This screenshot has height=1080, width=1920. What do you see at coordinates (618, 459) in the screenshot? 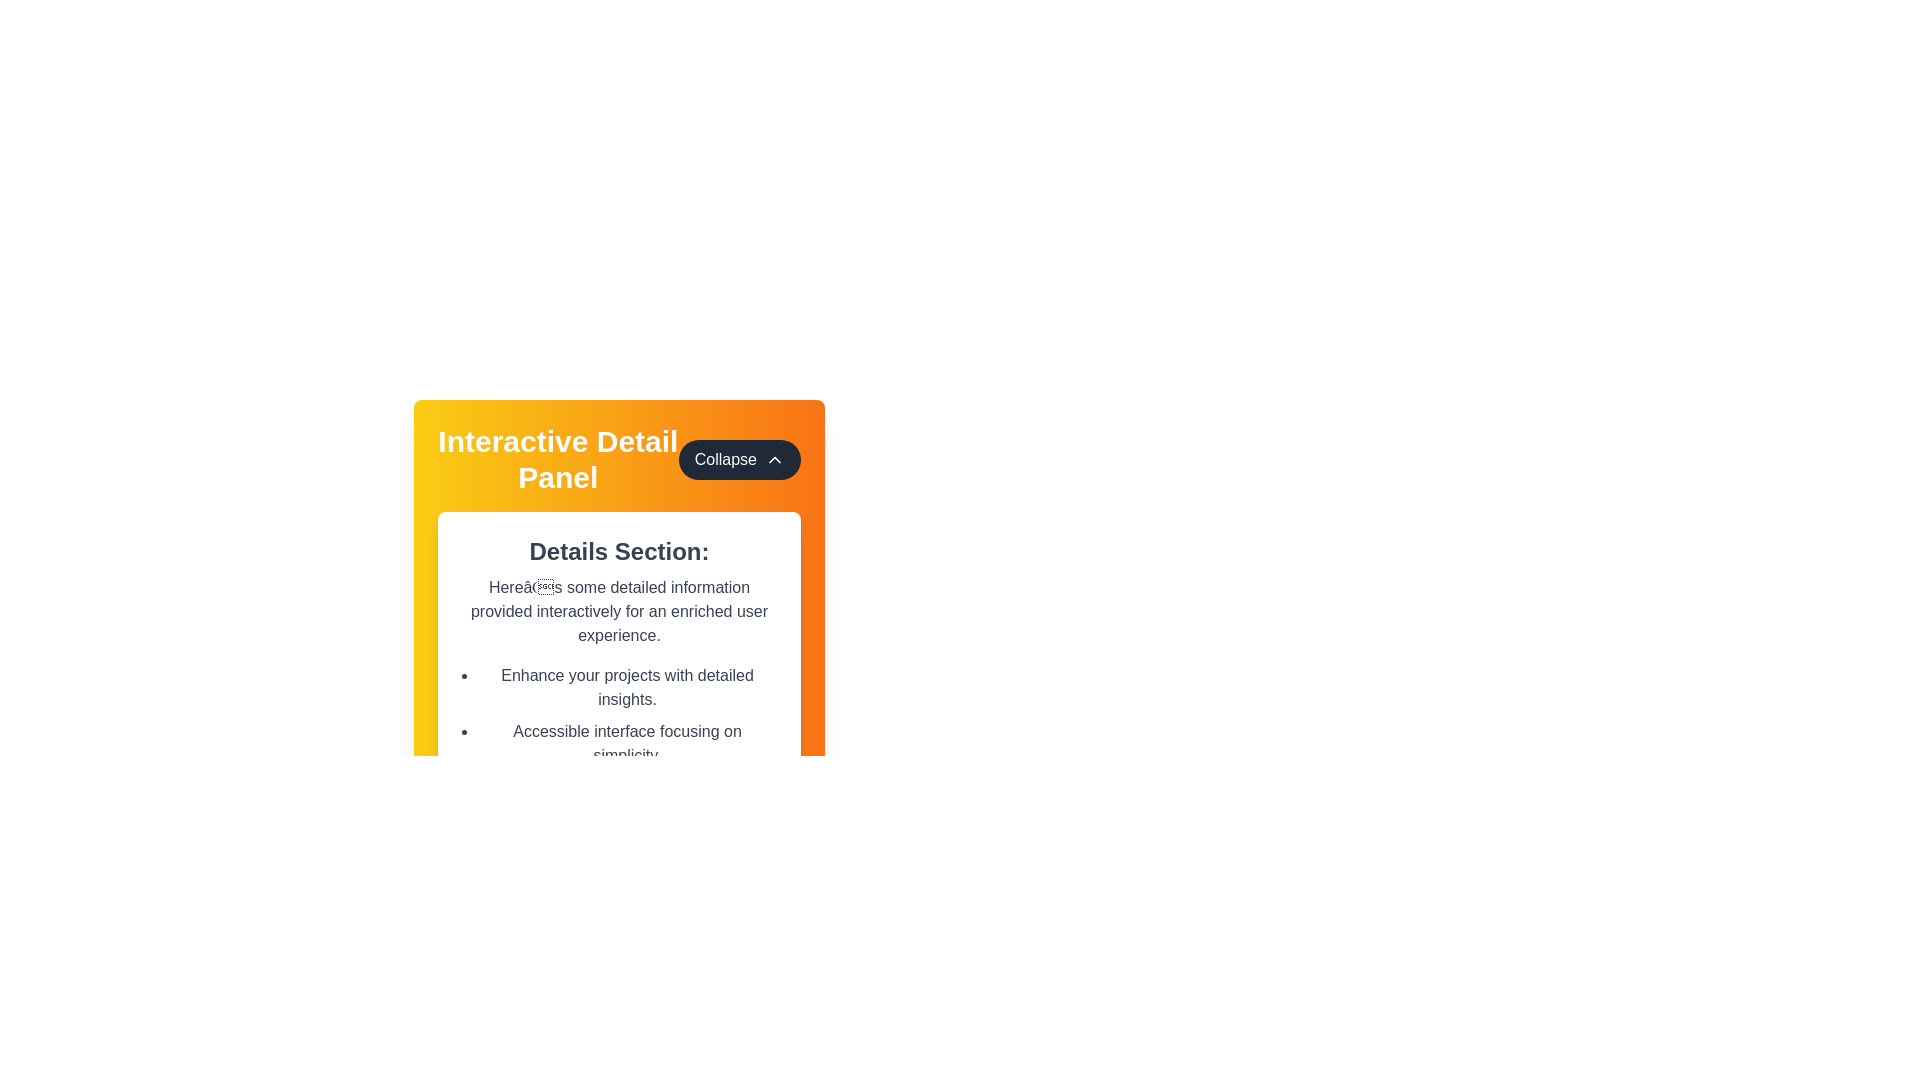
I see `title of the Composite Component (Header and Button) to understand the content of the interactive detail panel` at bounding box center [618, 459].